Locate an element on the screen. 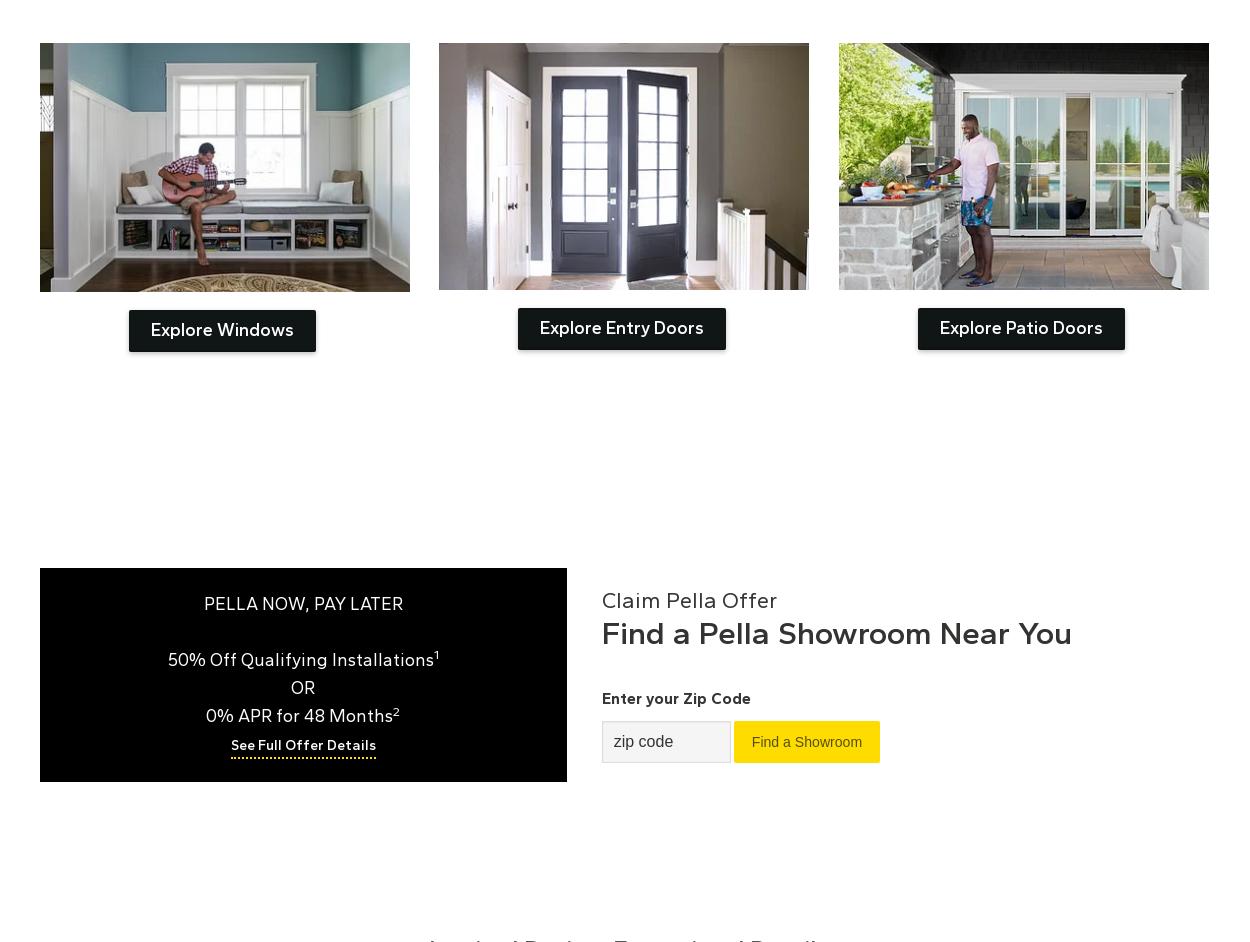  '50% Off Qualifying Installations' is located at coordinates (300, 658).